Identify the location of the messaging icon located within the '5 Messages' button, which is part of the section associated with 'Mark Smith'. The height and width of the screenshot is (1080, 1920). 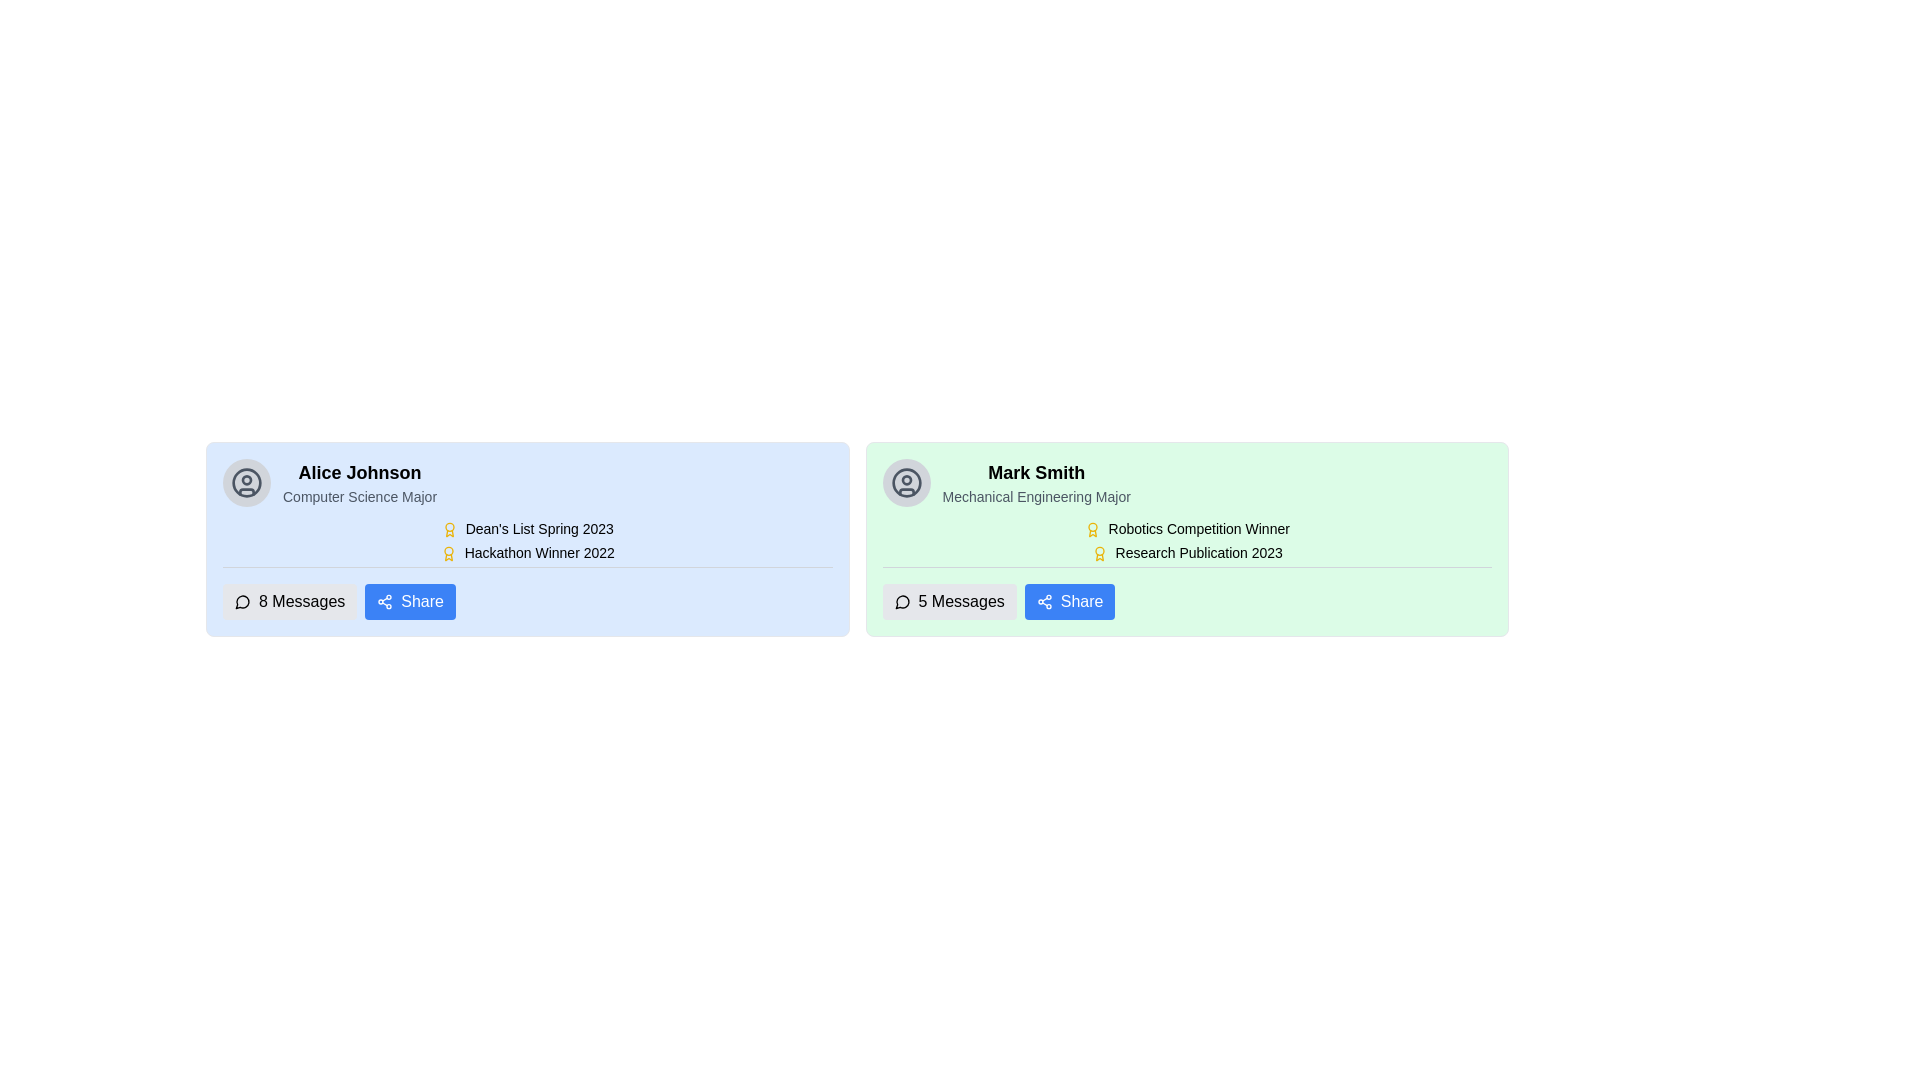
(901, 600).